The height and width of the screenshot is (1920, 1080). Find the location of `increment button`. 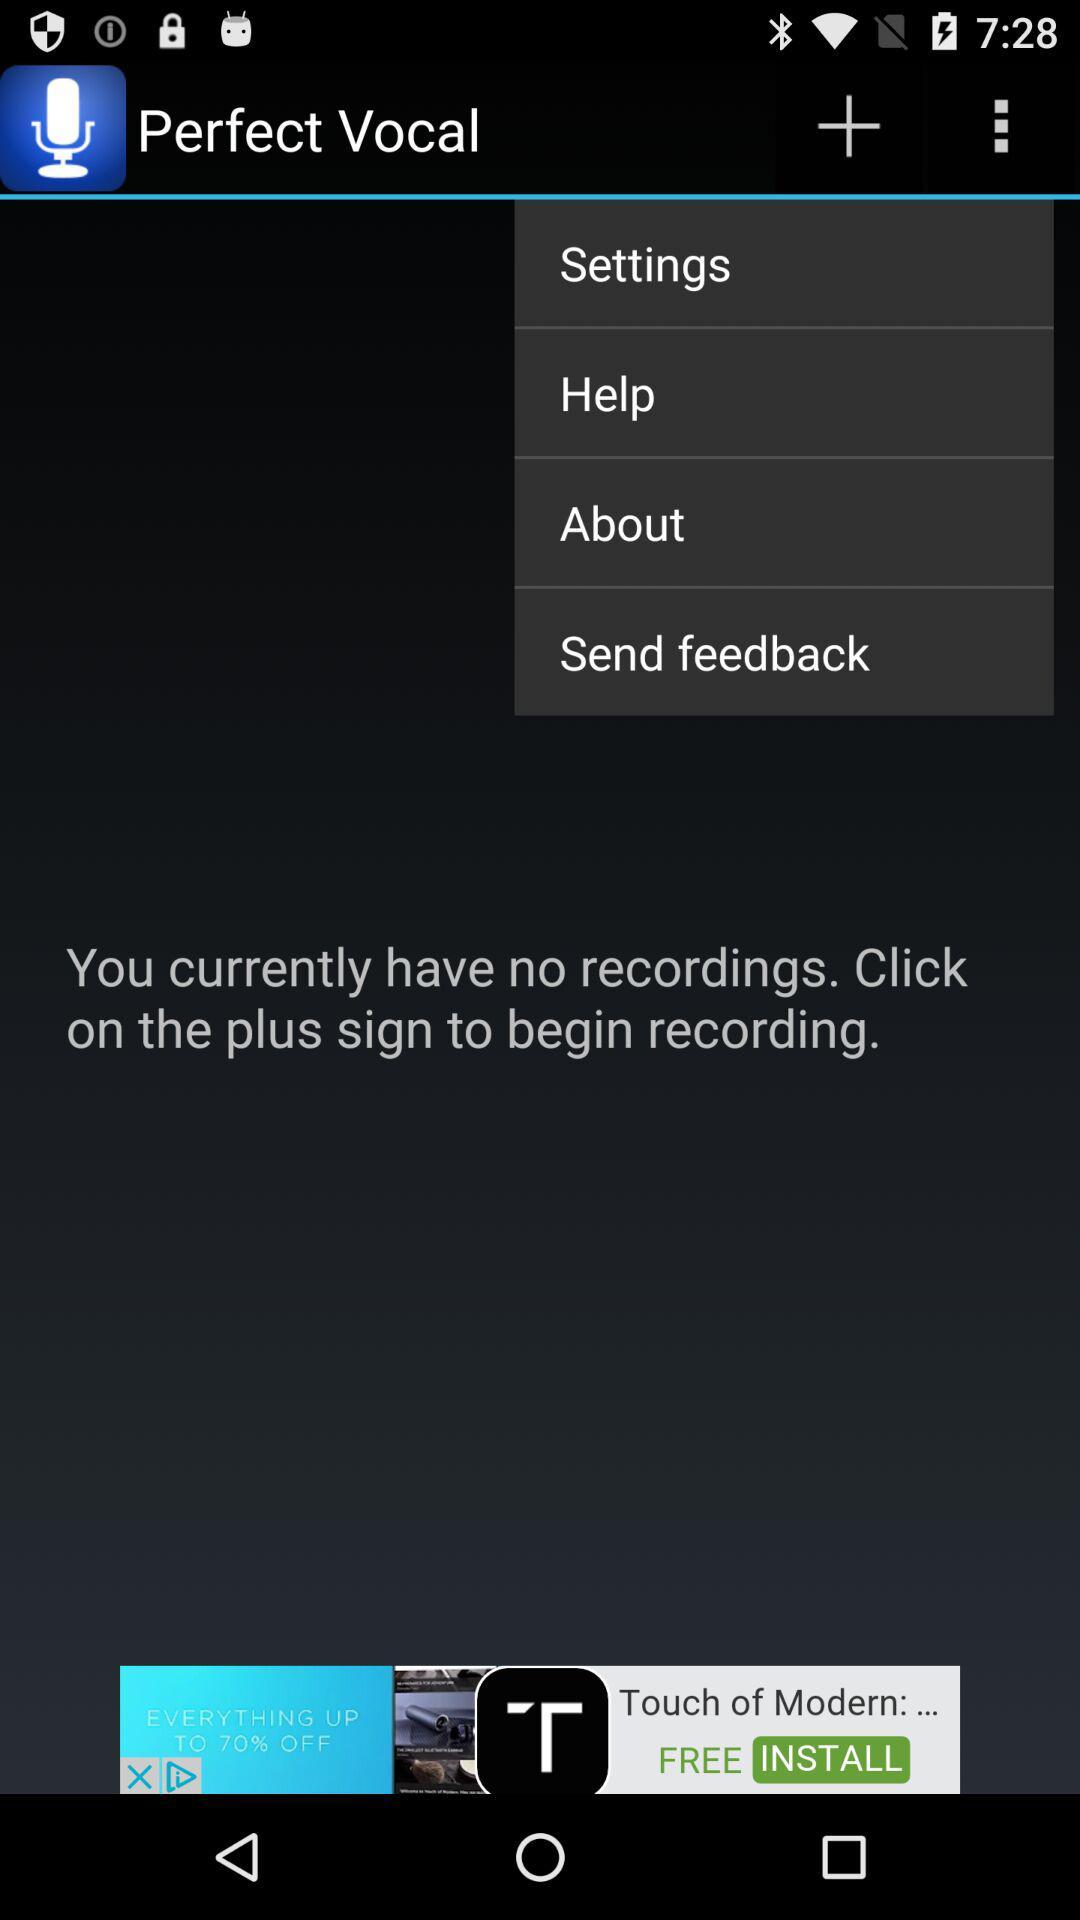

increment button is located at coordinates (848, 127).